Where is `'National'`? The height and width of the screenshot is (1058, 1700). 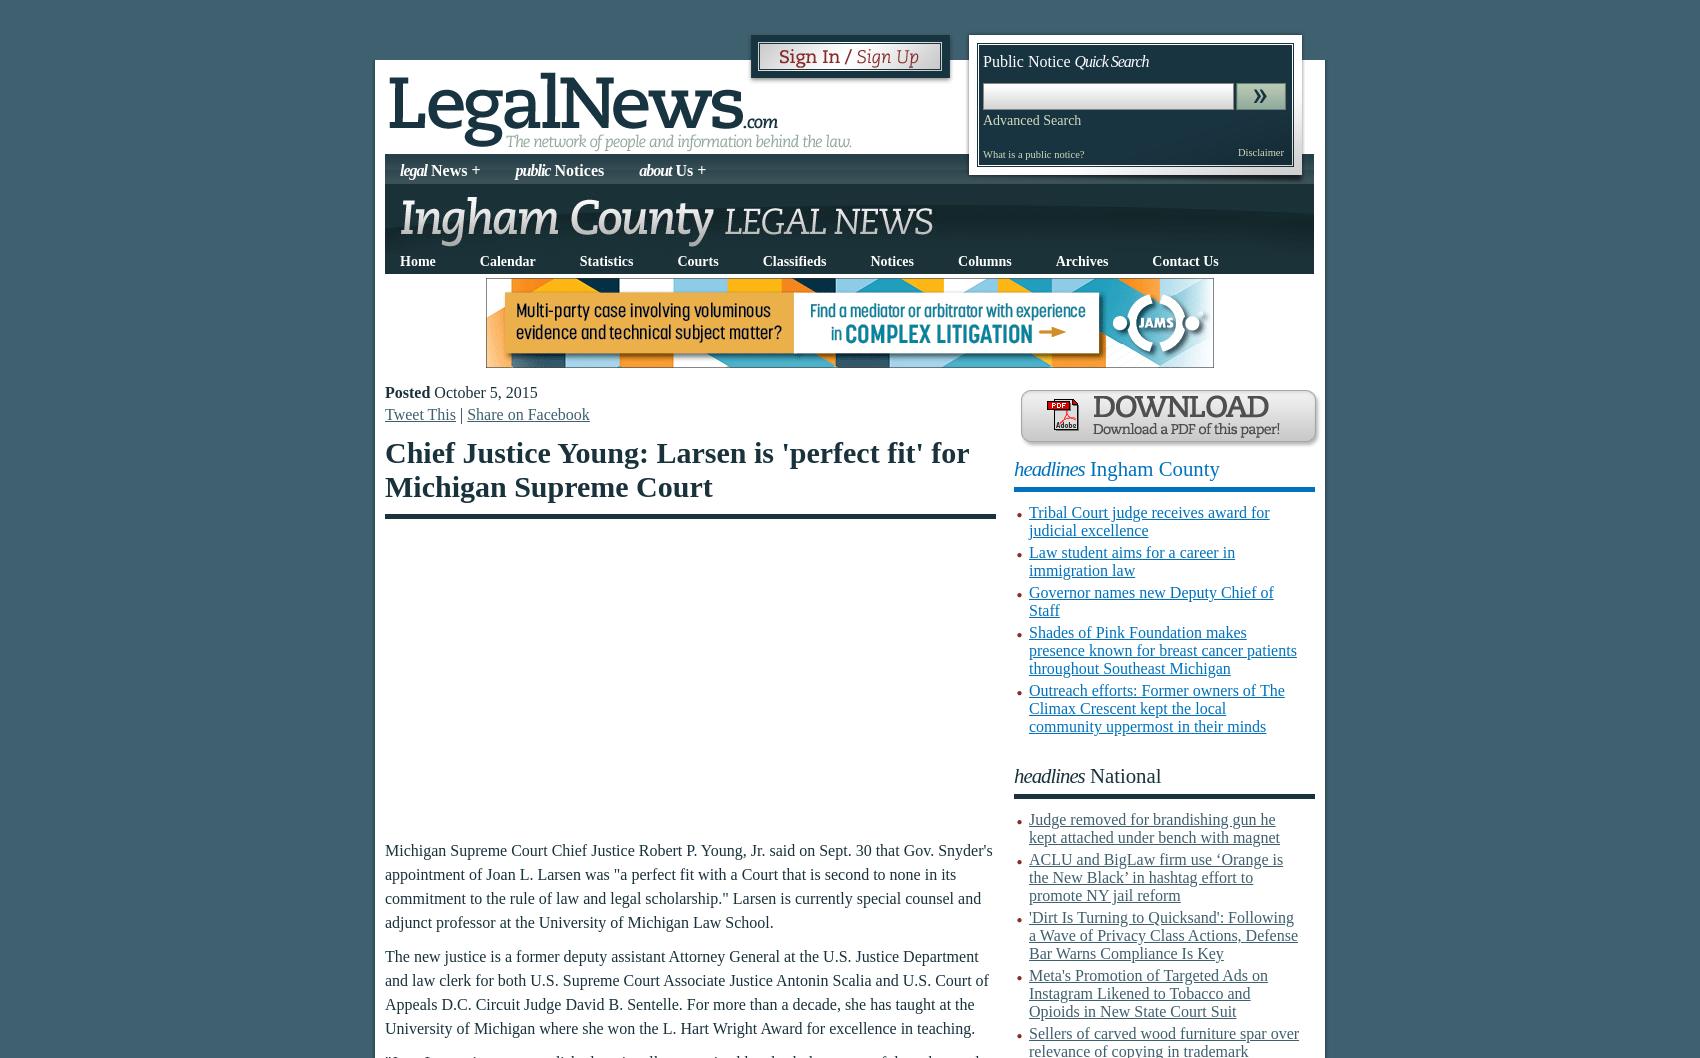 'National' is located at coordinates (1122, 775).